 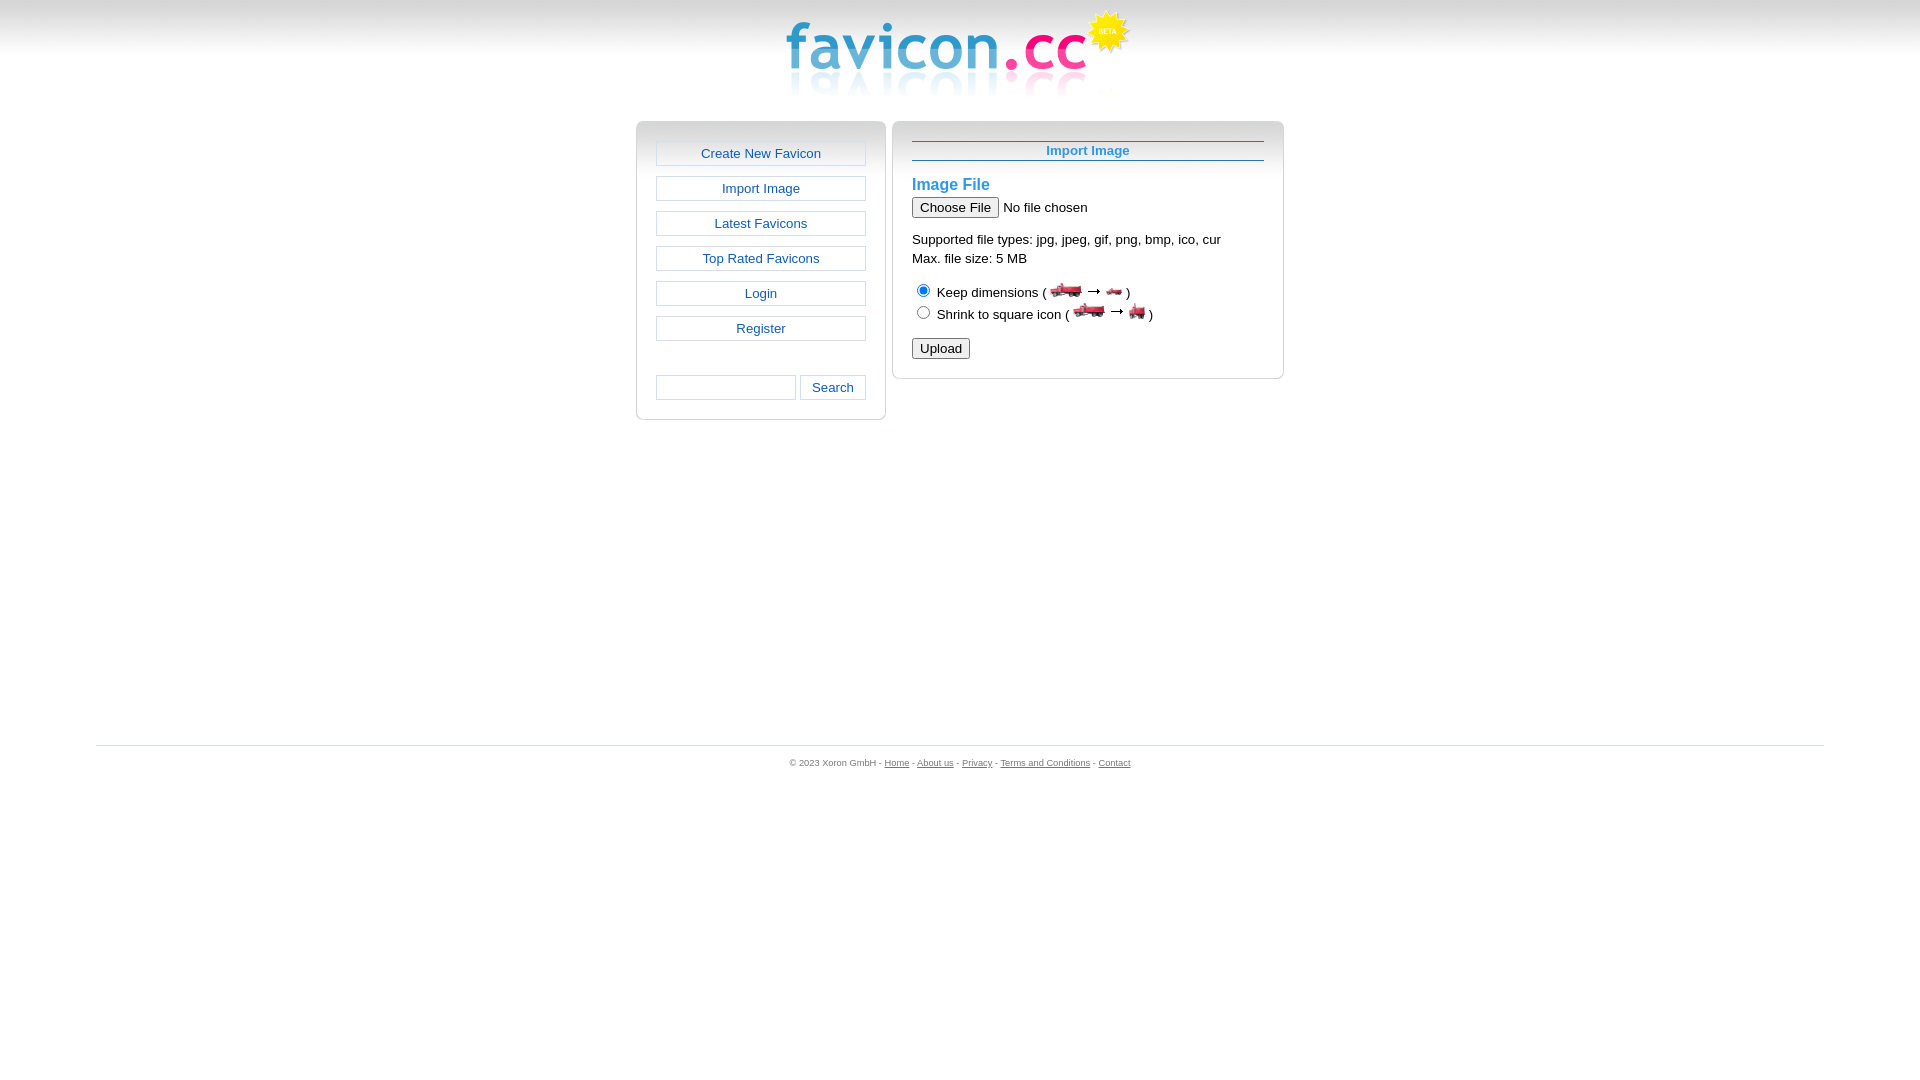 What do you see at coordinates (977, 763) in the screenshot?
I see `'Privacy'` at bounding box center [977, 763].